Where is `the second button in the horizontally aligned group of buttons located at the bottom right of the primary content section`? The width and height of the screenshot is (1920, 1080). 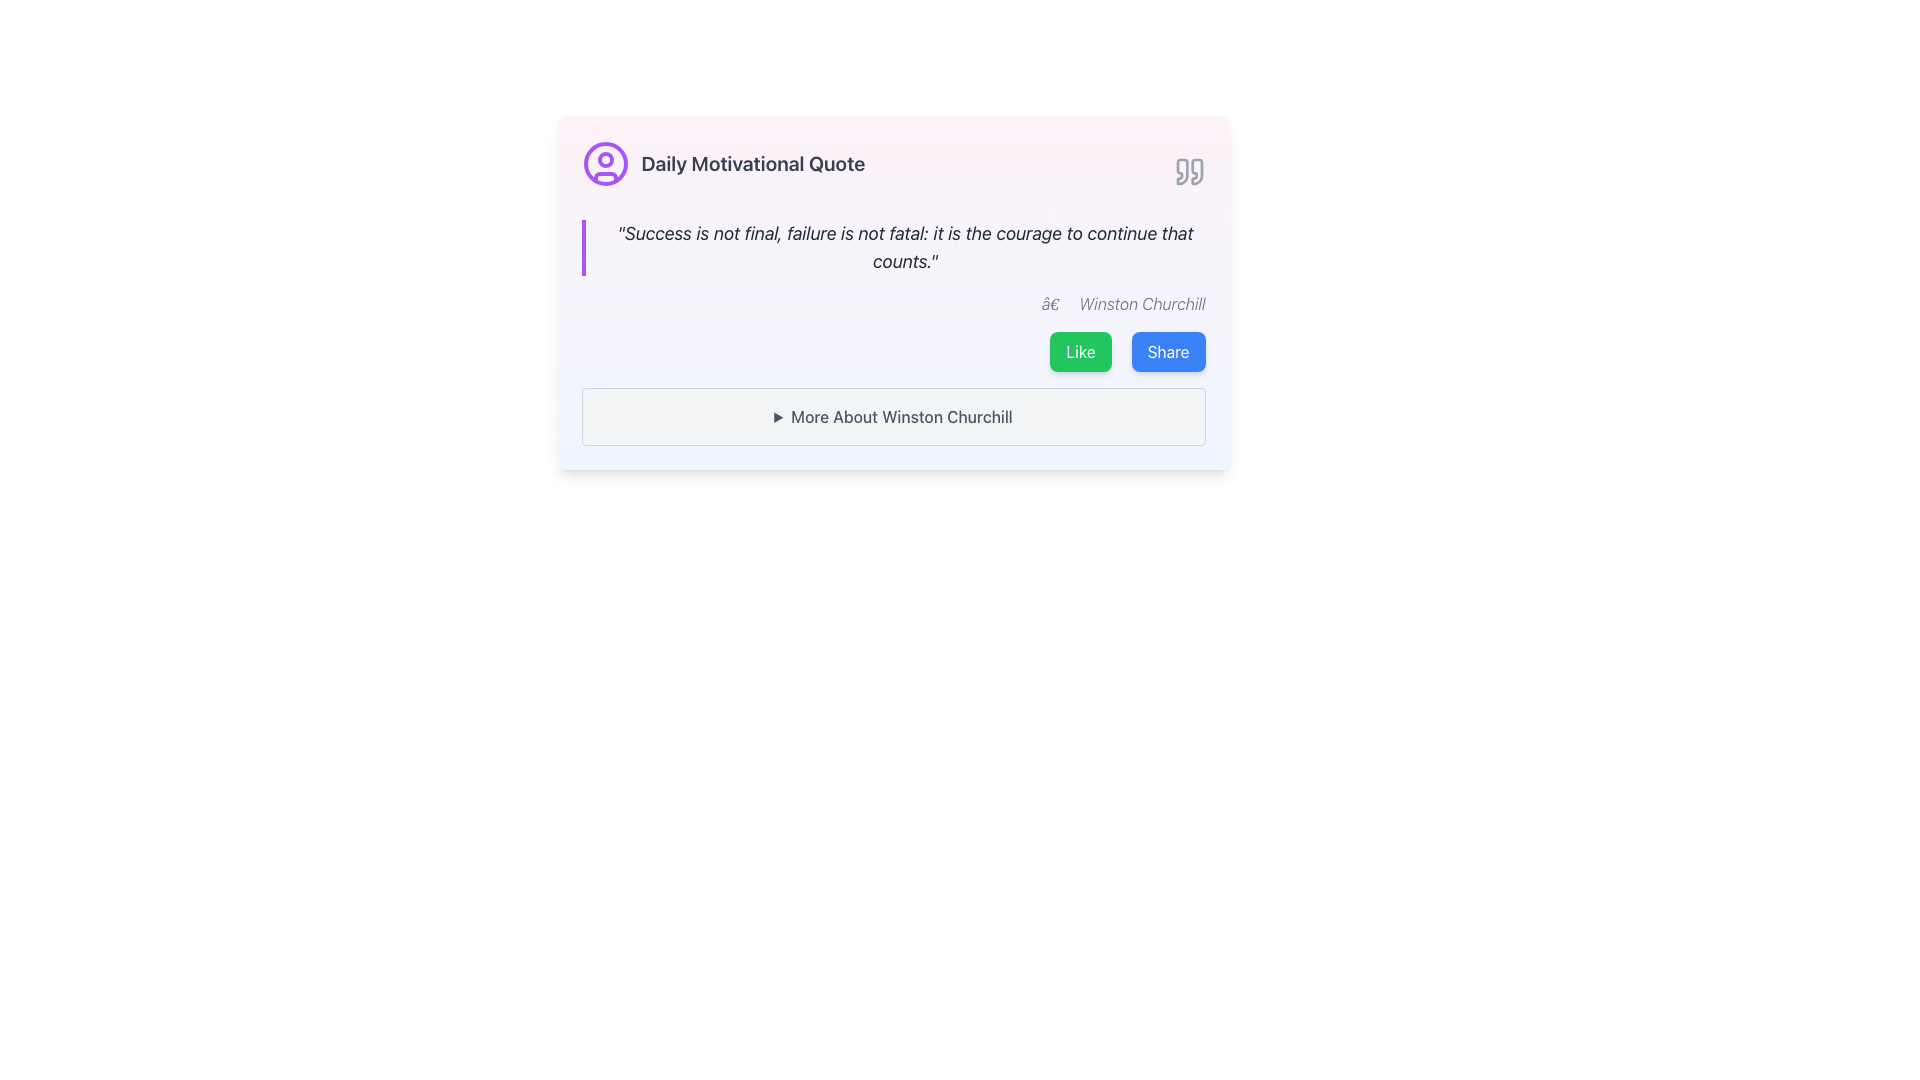
the second button in the horizontally aligned group of buttons located at the bottom right of the primary content section is located at coordinates (1168, 350).